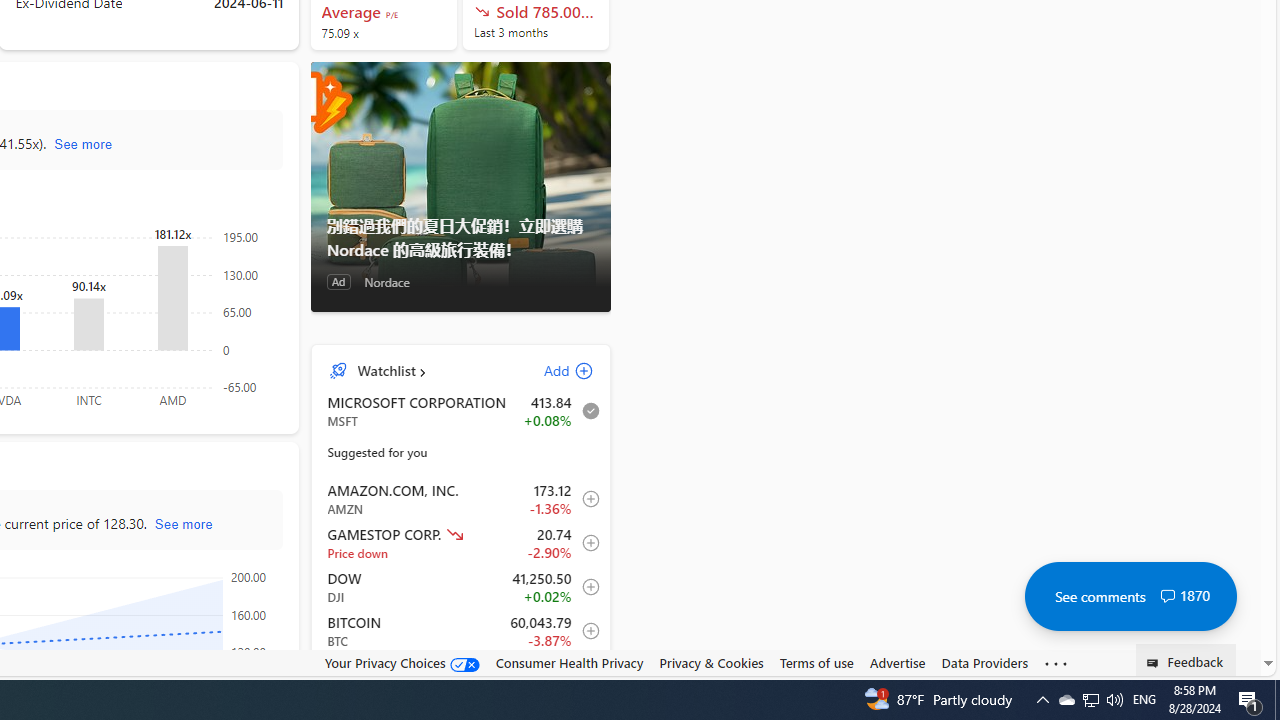 The image size is (1280, 720). What do you see at coordinates (568, 662) in the screenshot?
I see `'Consumer Health Privacy'` at bounding box center [568, 662].